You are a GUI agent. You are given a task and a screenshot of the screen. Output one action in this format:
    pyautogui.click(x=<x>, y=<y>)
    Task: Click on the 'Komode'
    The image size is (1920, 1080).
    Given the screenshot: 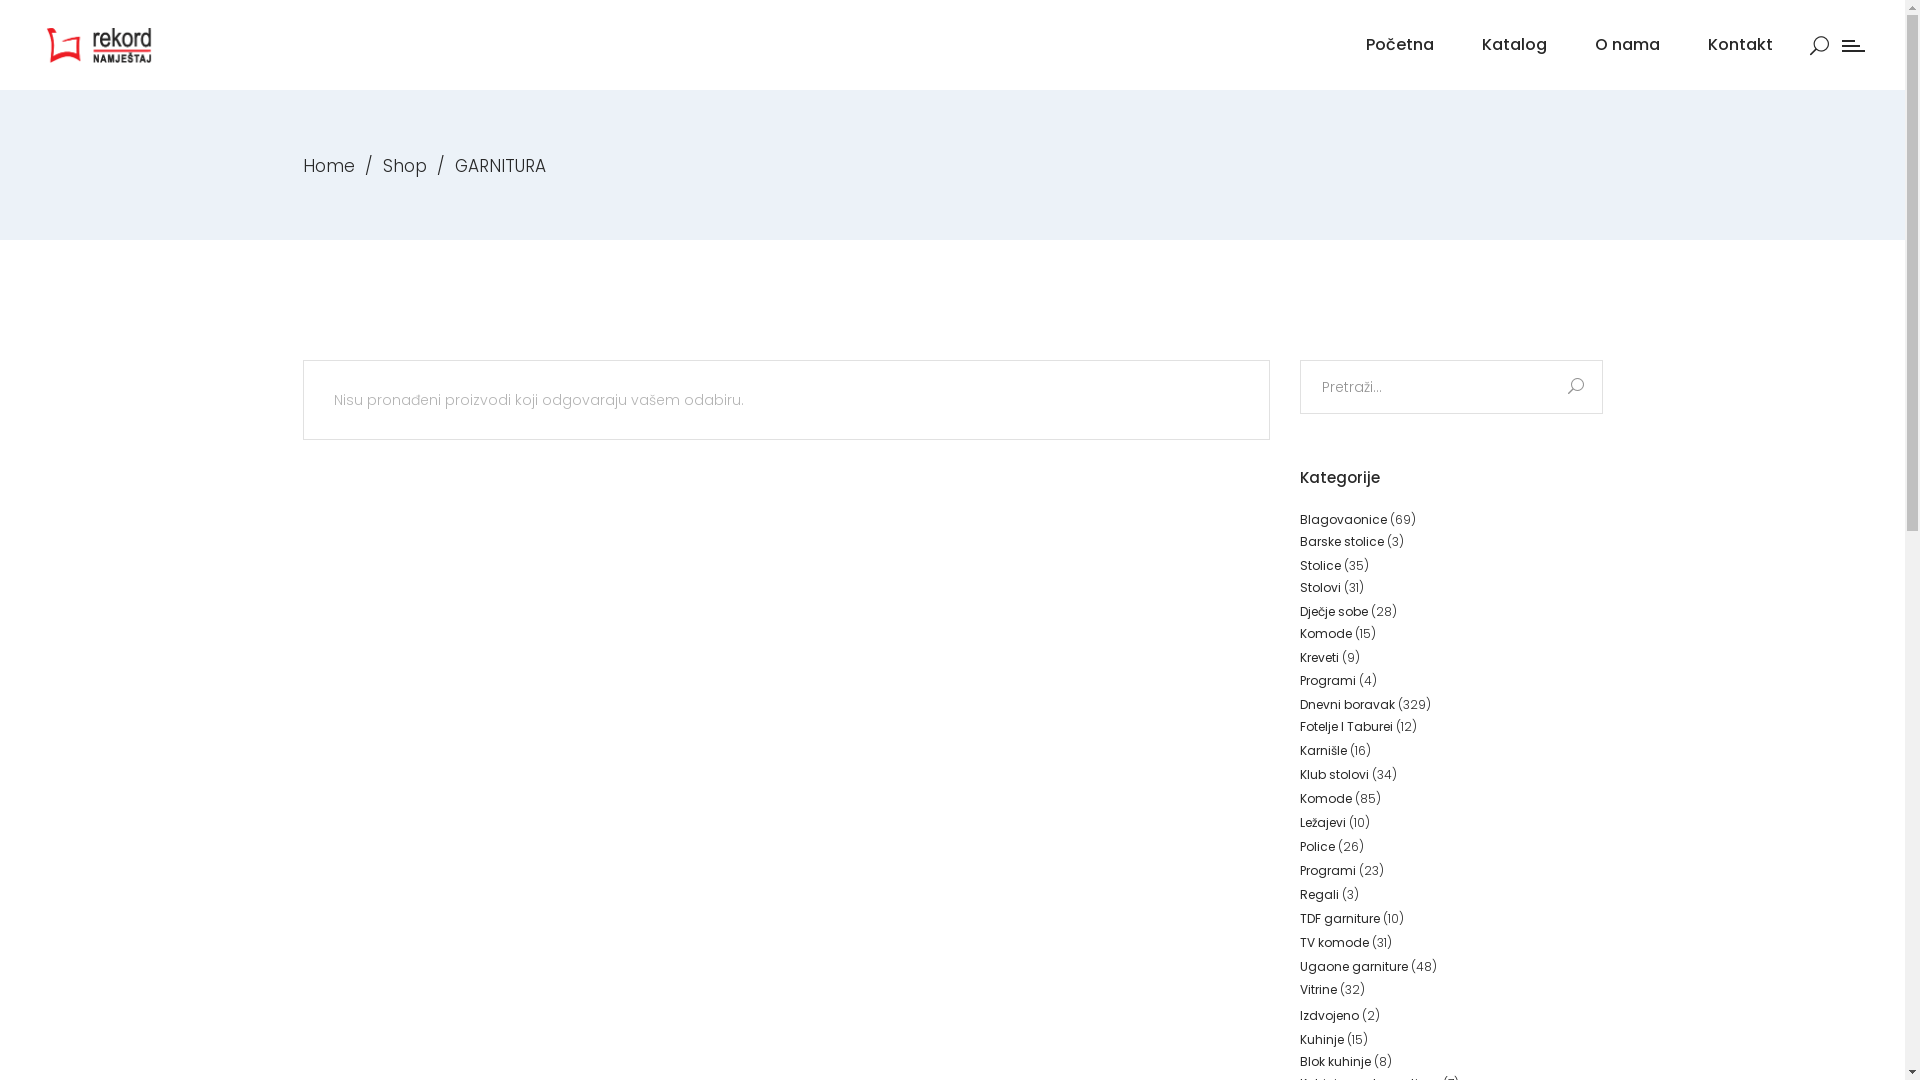 What is the action you would take?
    pyautogui.click(x=1325, y=797)
    